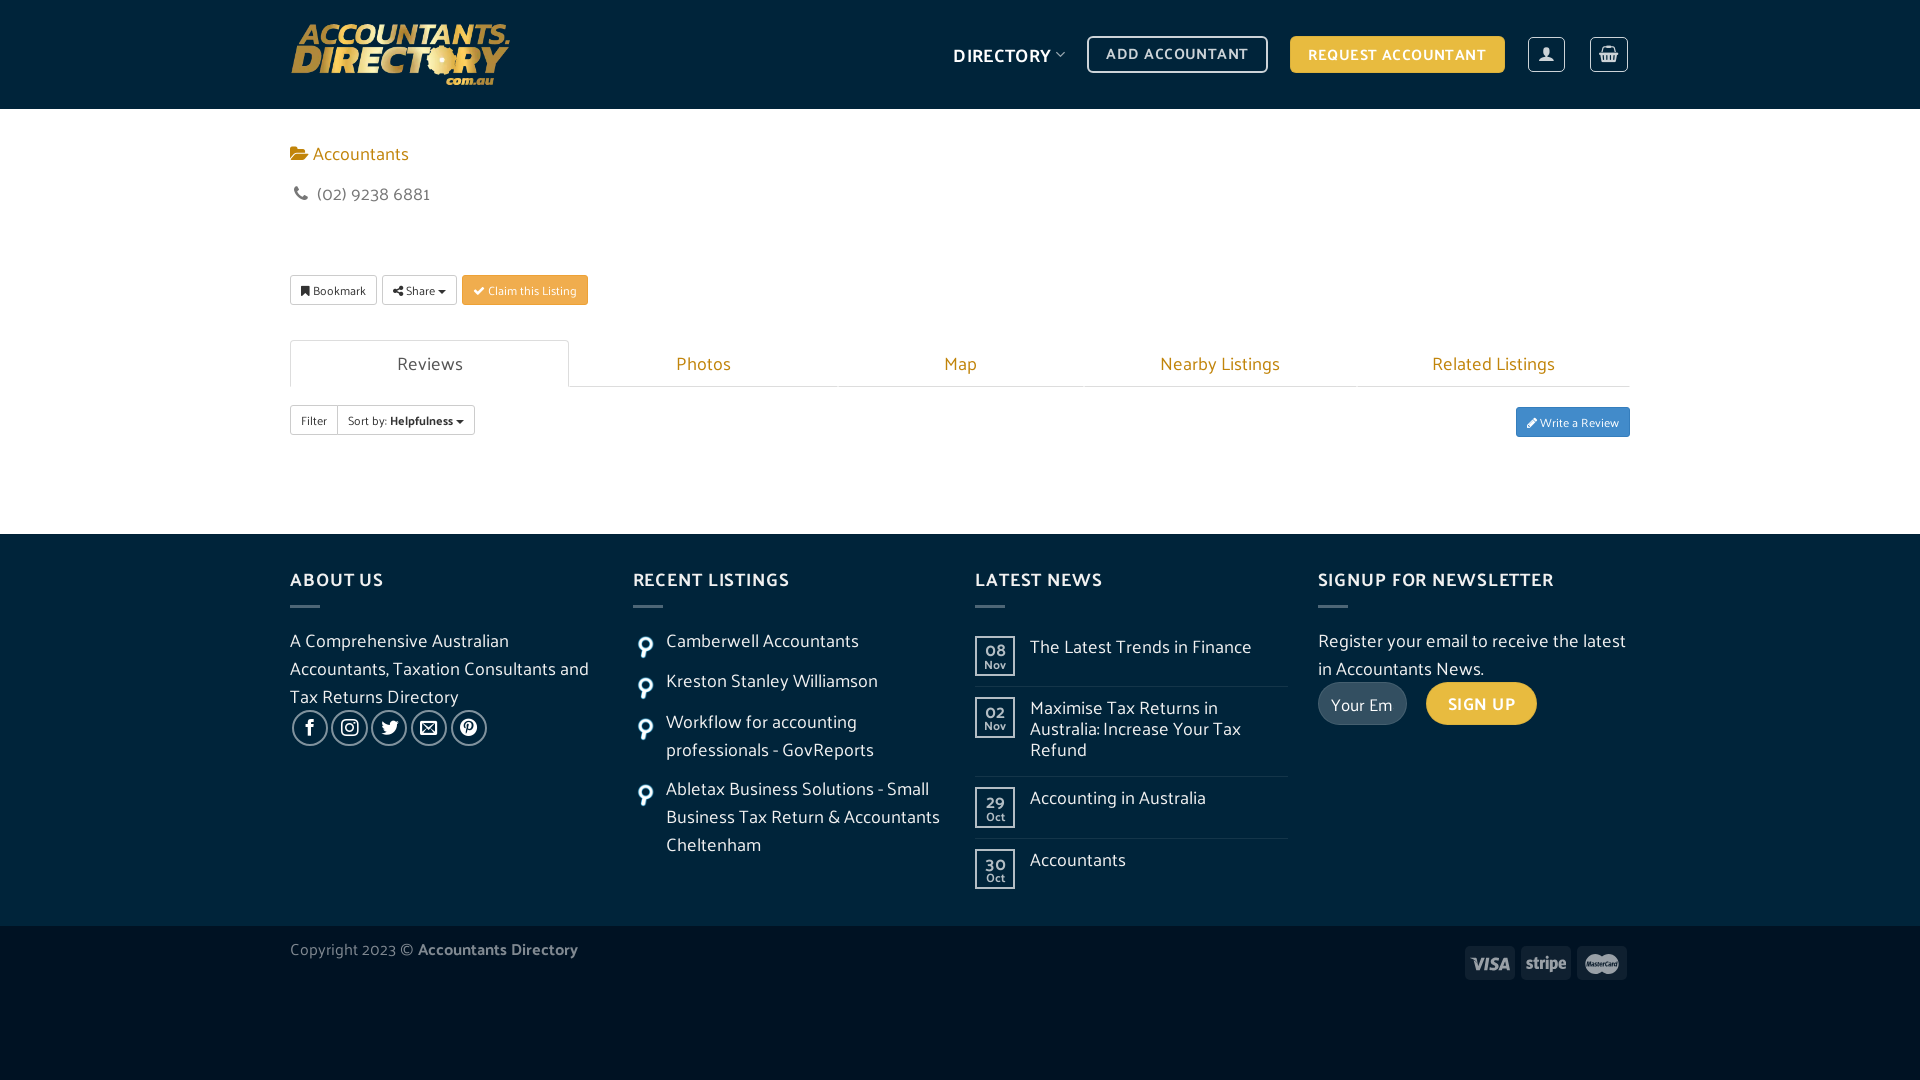 Image resolution: width=1920 pixels, height=1080 pixels. Describe the element at coordinates (1008, 53) in the screenshot. I see `'DIRECTORY'` at that location.